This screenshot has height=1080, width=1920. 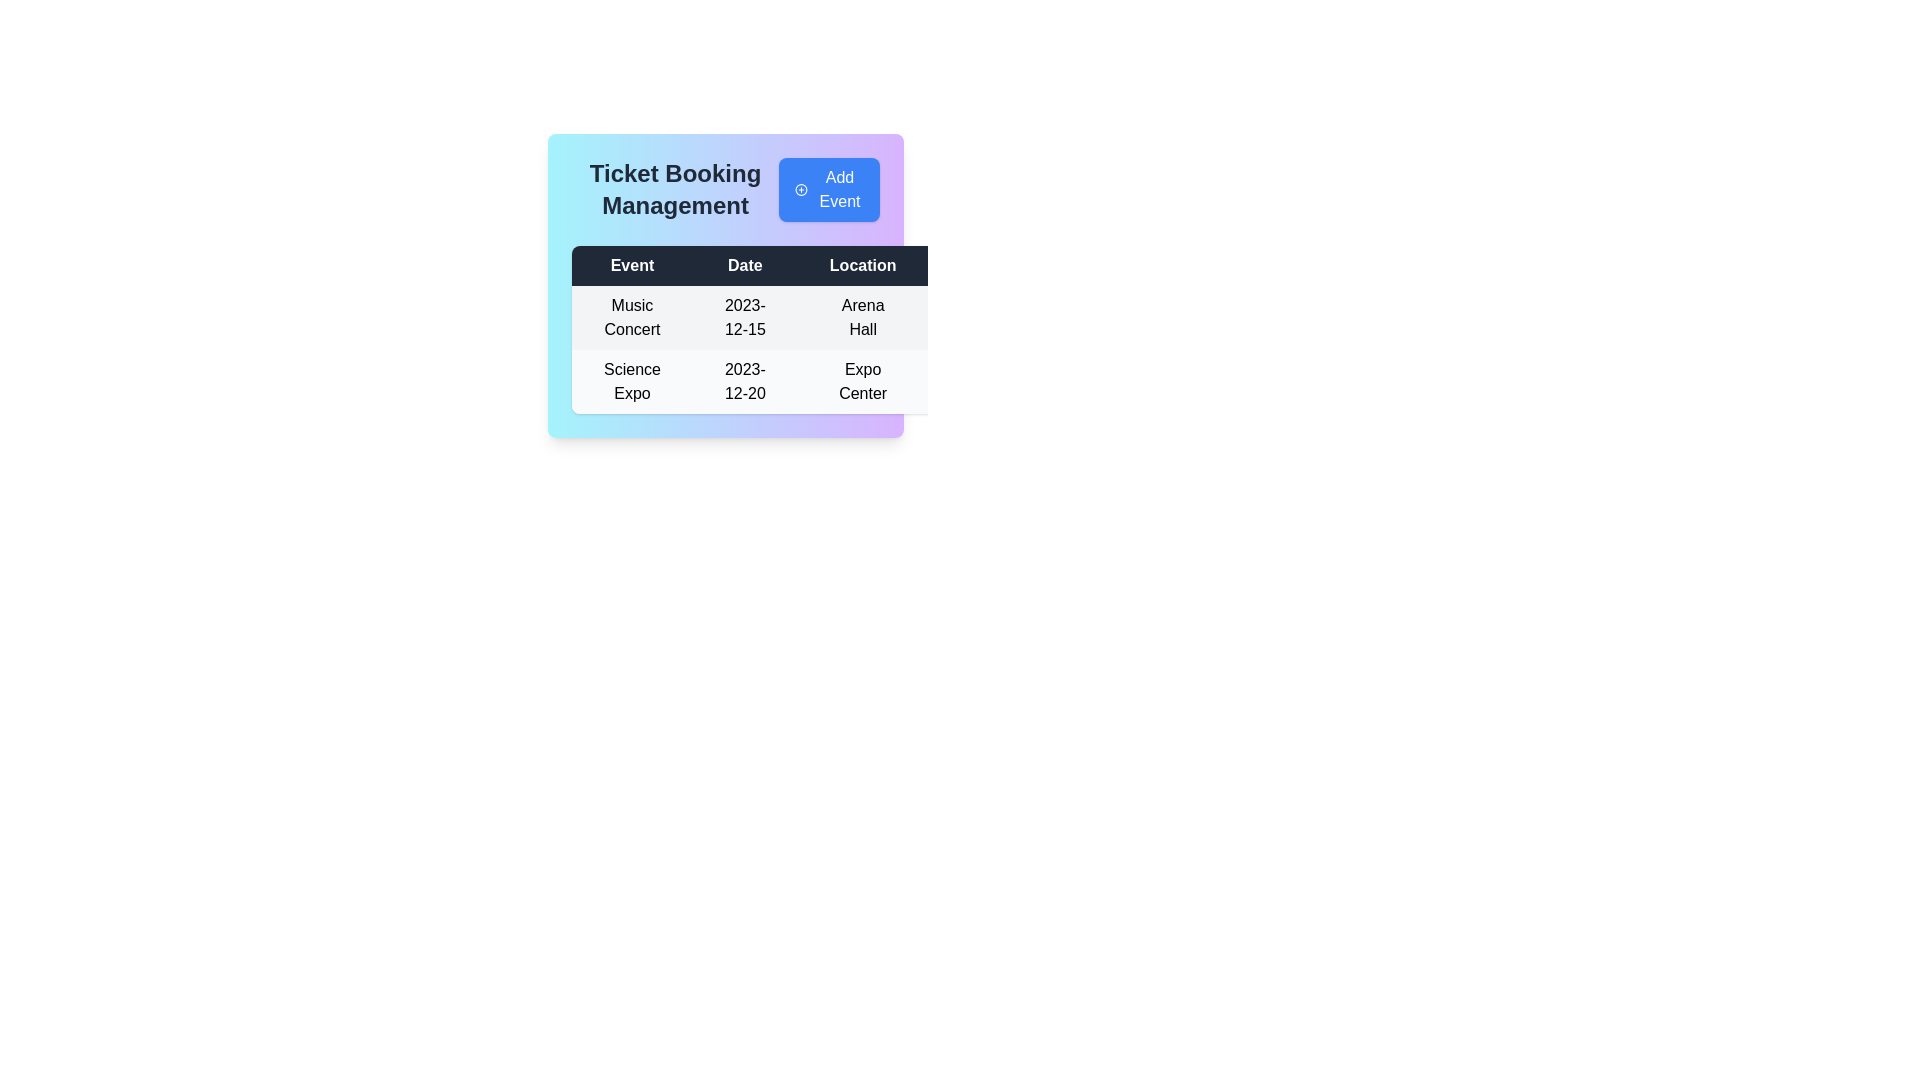 I want to click on the display-only text field that shows the date for the 'Science Expo', located in the second row and second column of the table, below the 'Date' header, so click(x=744, y=381).